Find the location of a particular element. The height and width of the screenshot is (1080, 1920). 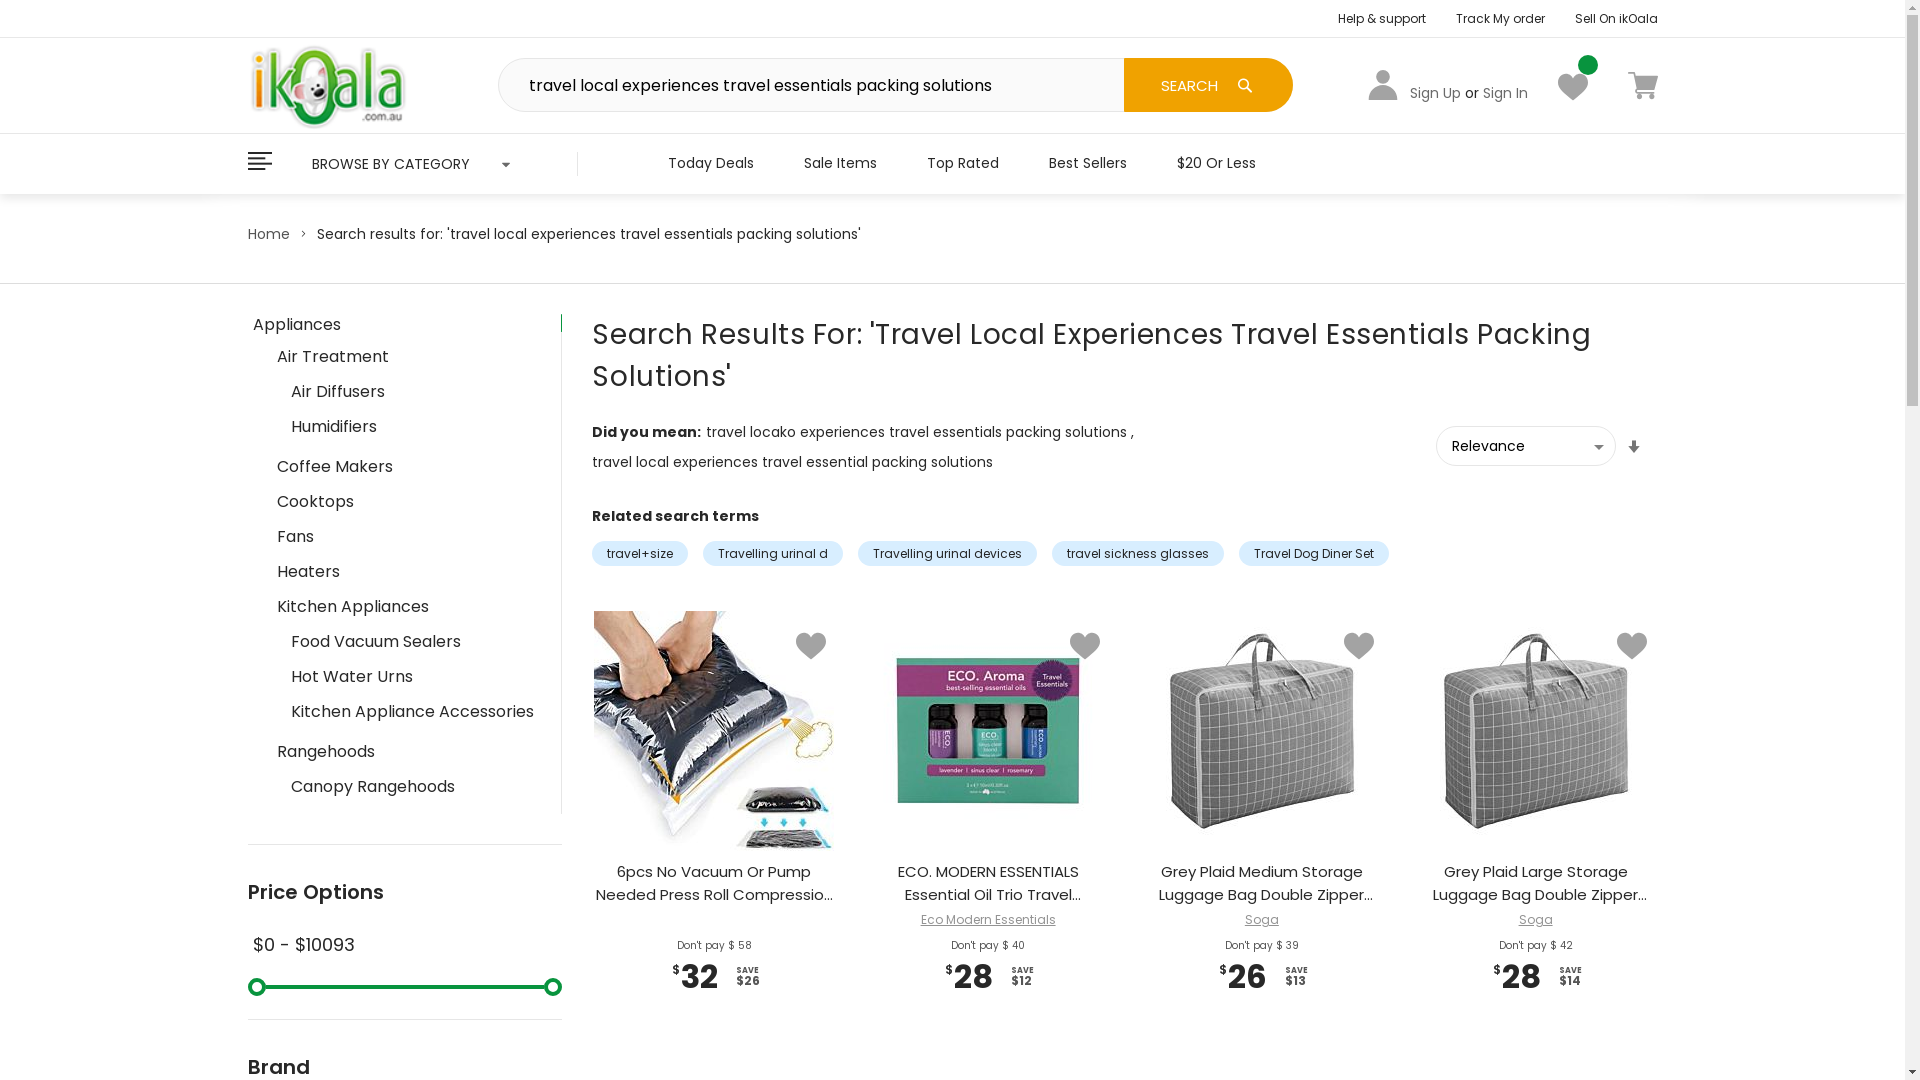

'Sell On ikOala' is located at coordinates (1615, 18).